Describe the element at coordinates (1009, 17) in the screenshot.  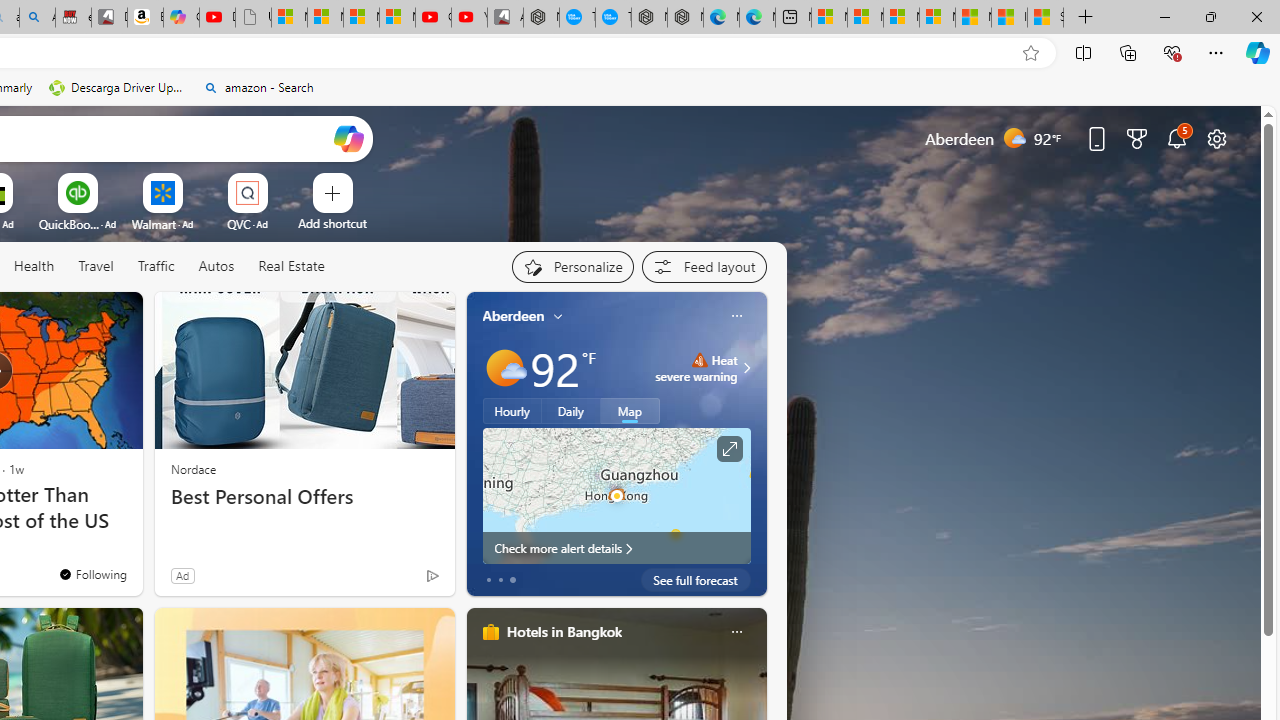
I see `'I Gained 20 Pounds of Muscle in 30 Days! | Watch'` at that location.